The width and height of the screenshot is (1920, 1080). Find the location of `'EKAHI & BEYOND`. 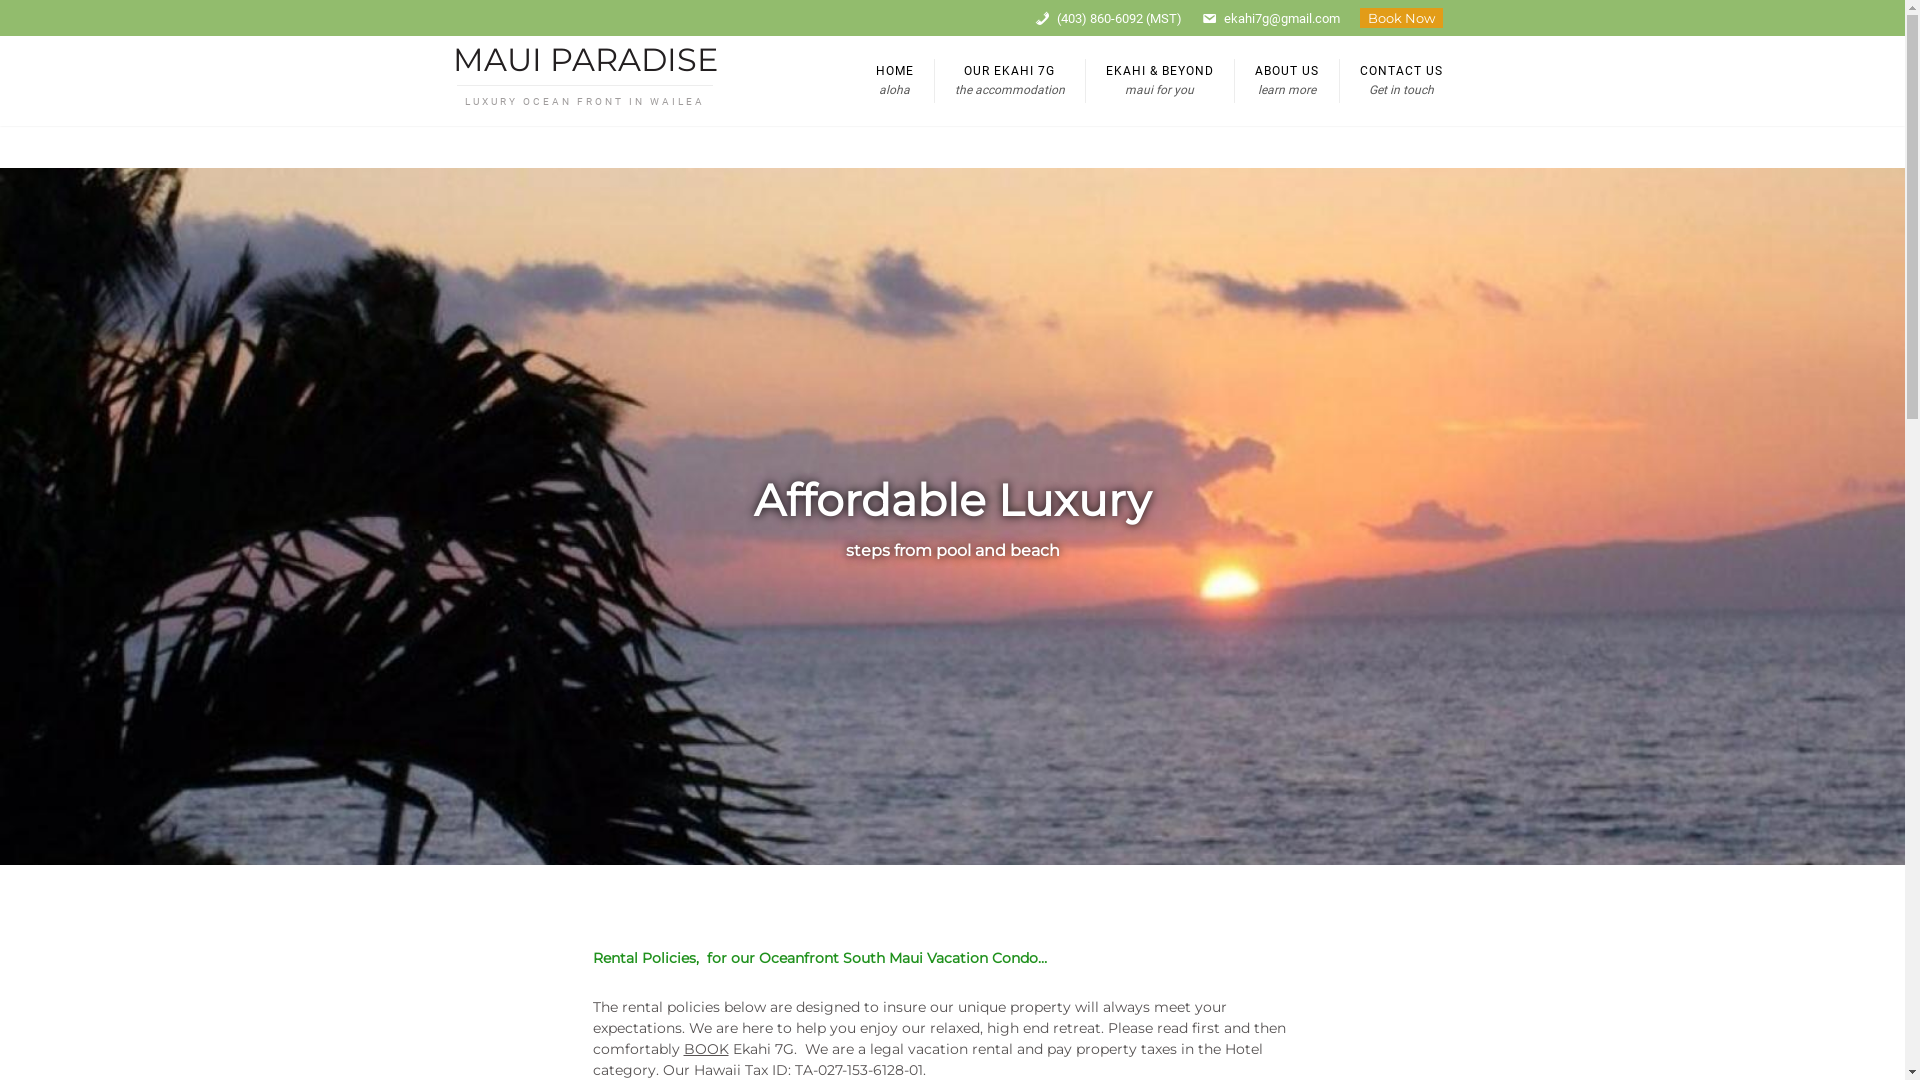

'EKAHI & BEYOND is located at coordinates (1158, 80).